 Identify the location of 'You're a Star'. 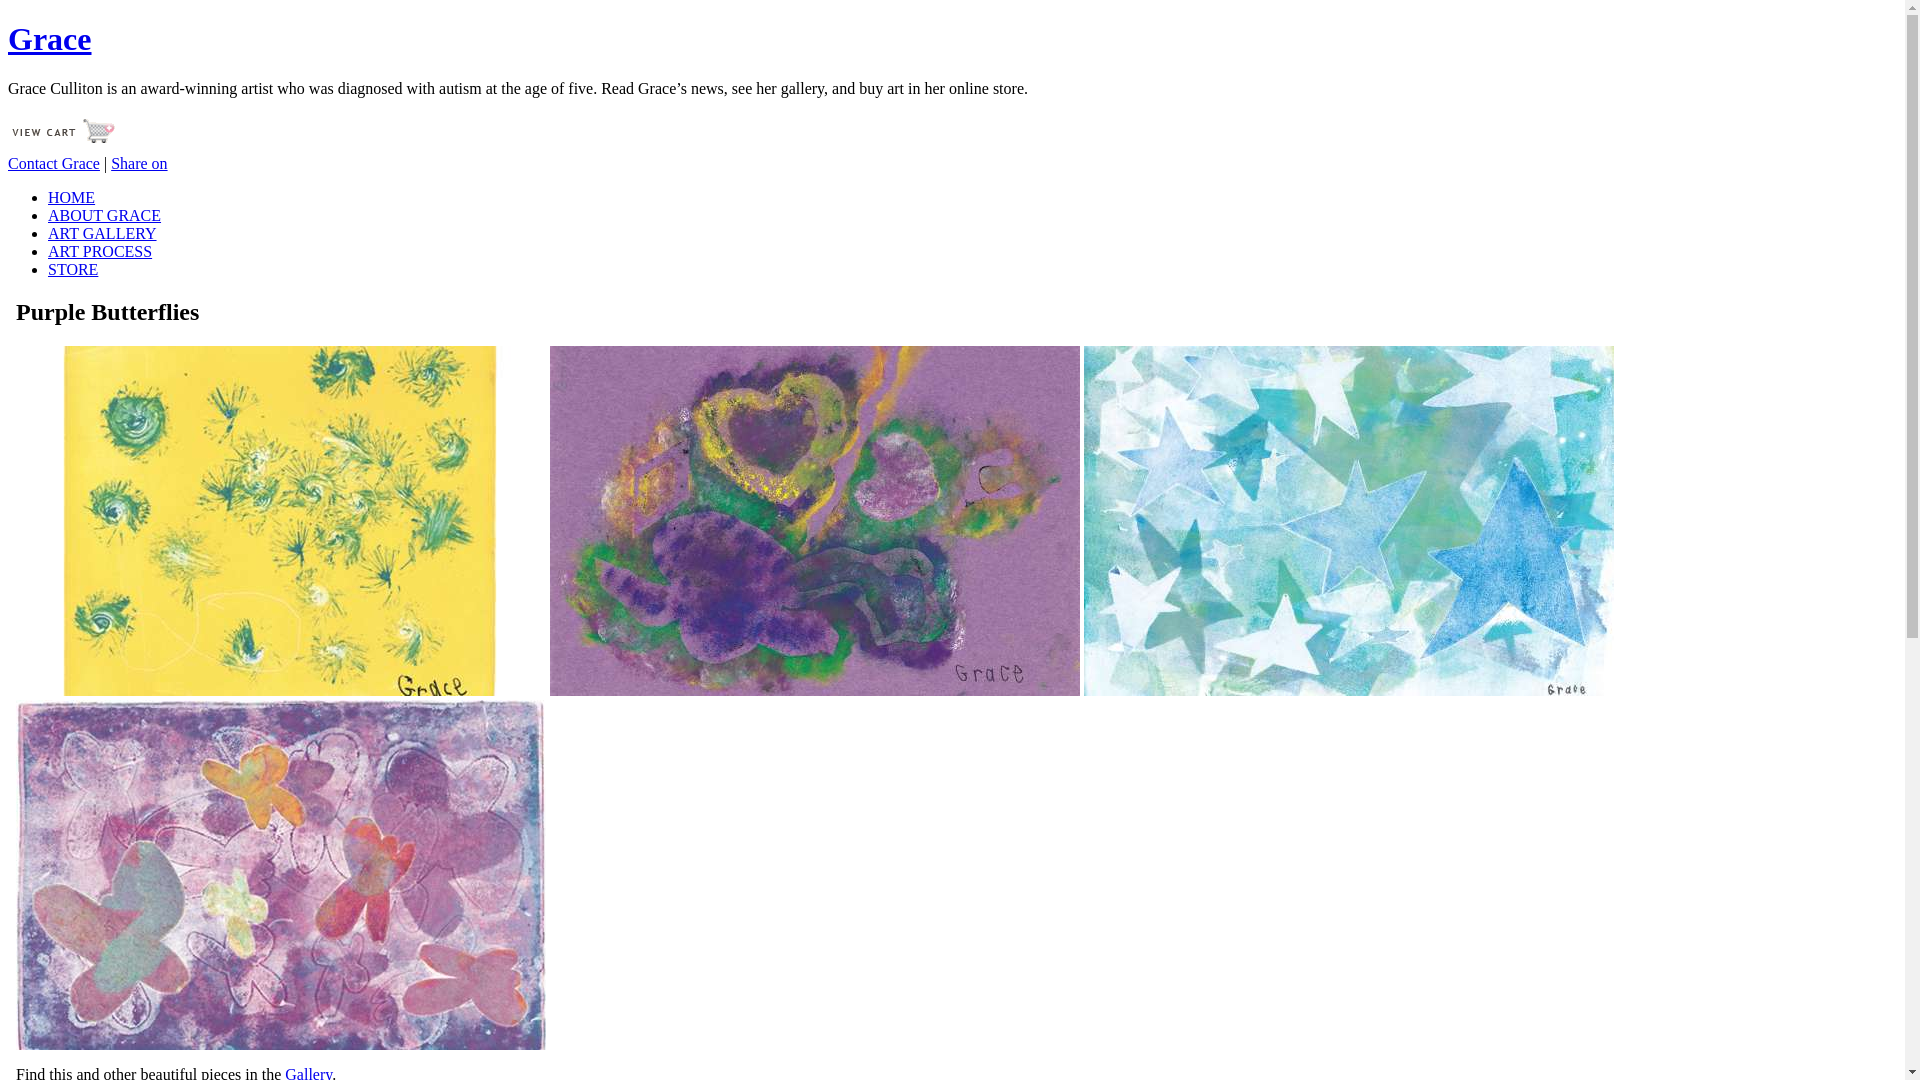
(1348, 519).